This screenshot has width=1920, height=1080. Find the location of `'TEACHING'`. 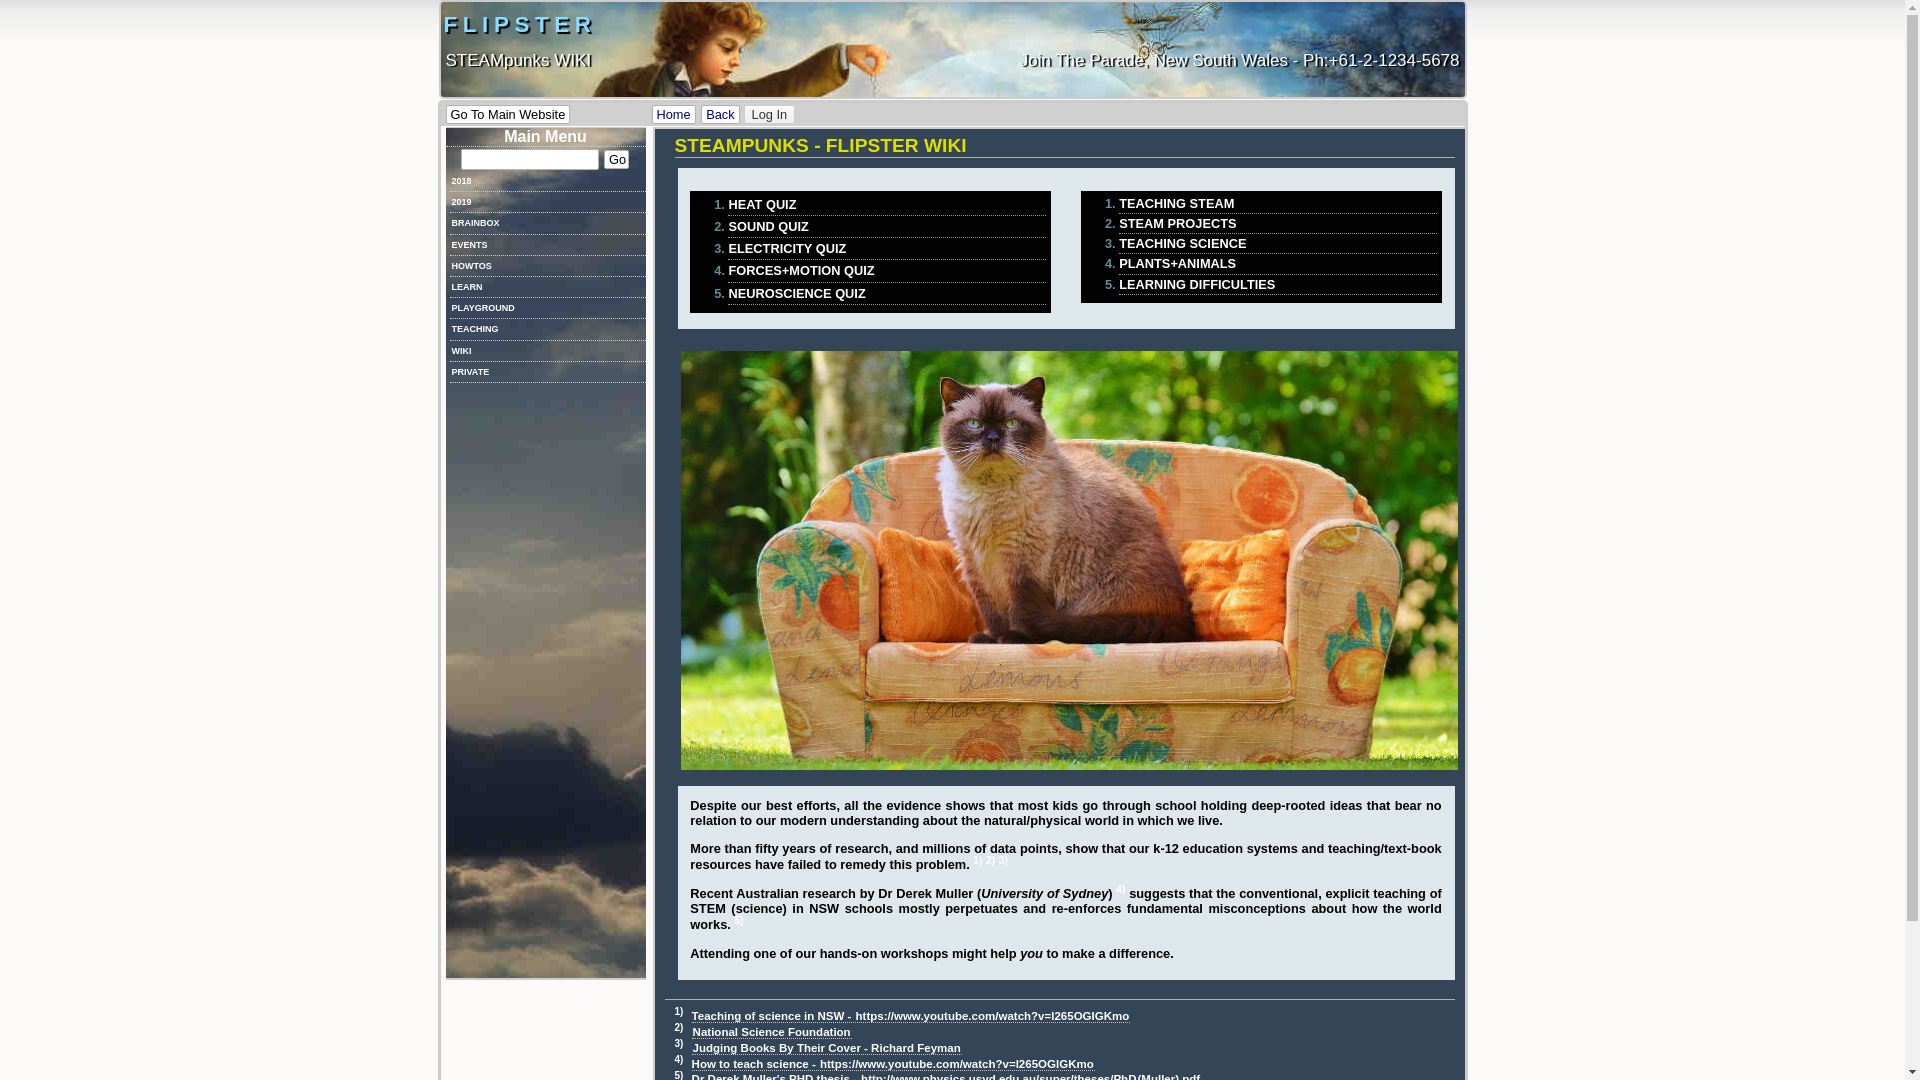

'TEACHING' is located at coordinates (449, 328).